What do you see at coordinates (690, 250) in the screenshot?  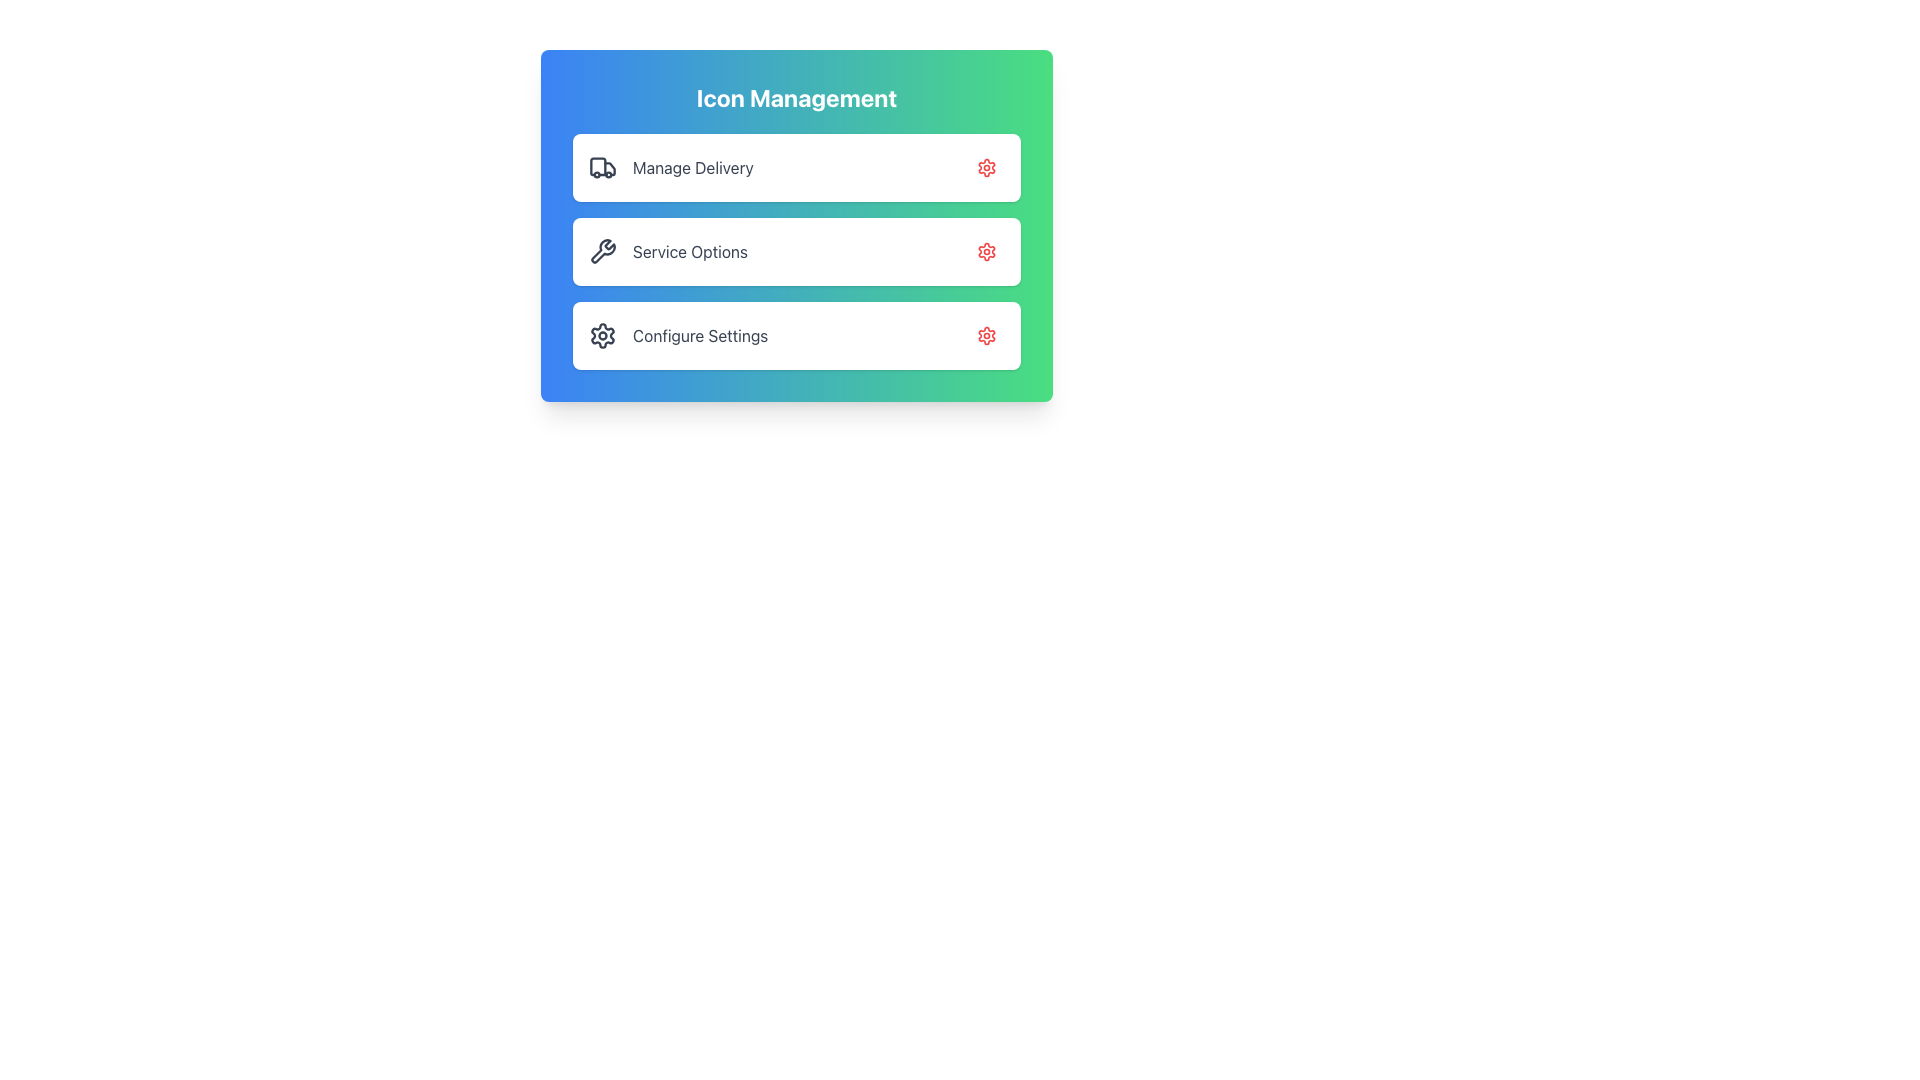 I see `text label displaying 'Service Options', which is centrally aligned within the UI card and located in the second entry of a vertically stacked list of options` at bounding box center [690, 250].